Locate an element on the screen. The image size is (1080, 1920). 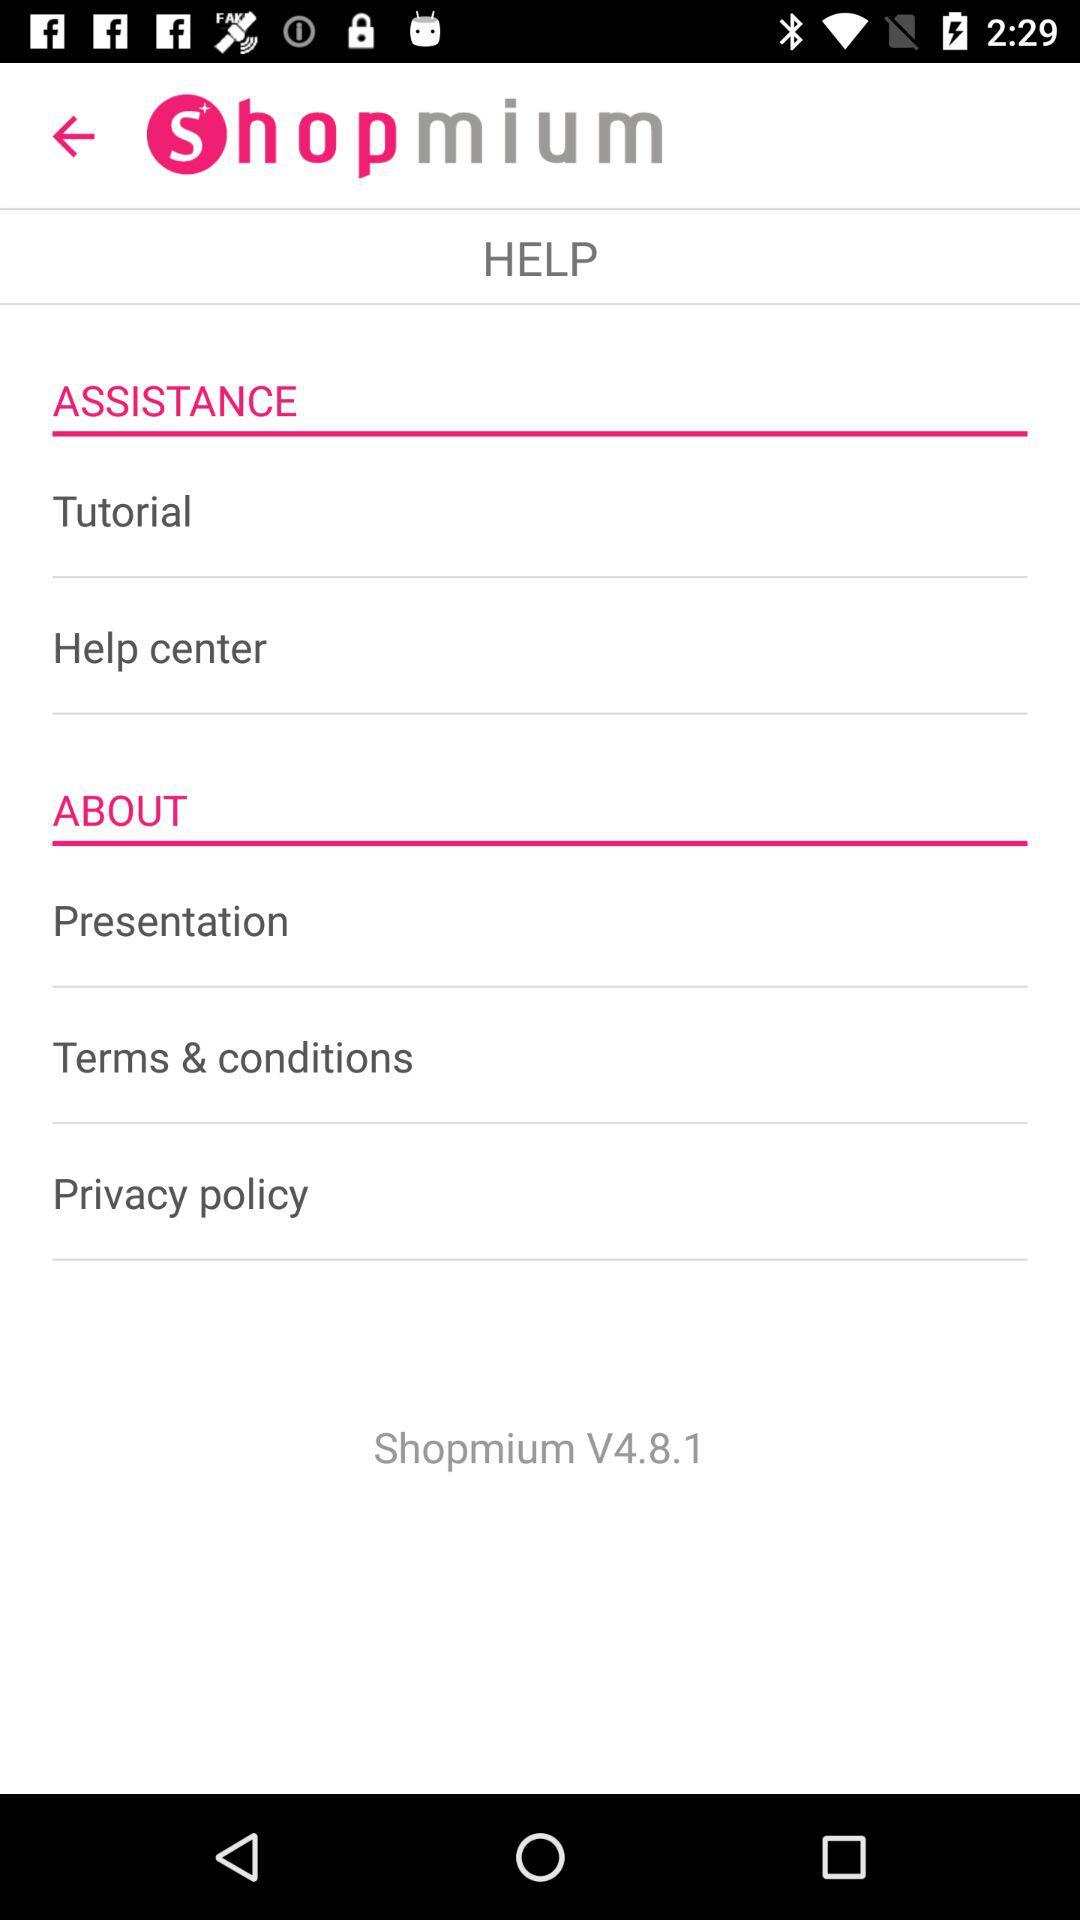
item above help is located at coordinates (72, 135).